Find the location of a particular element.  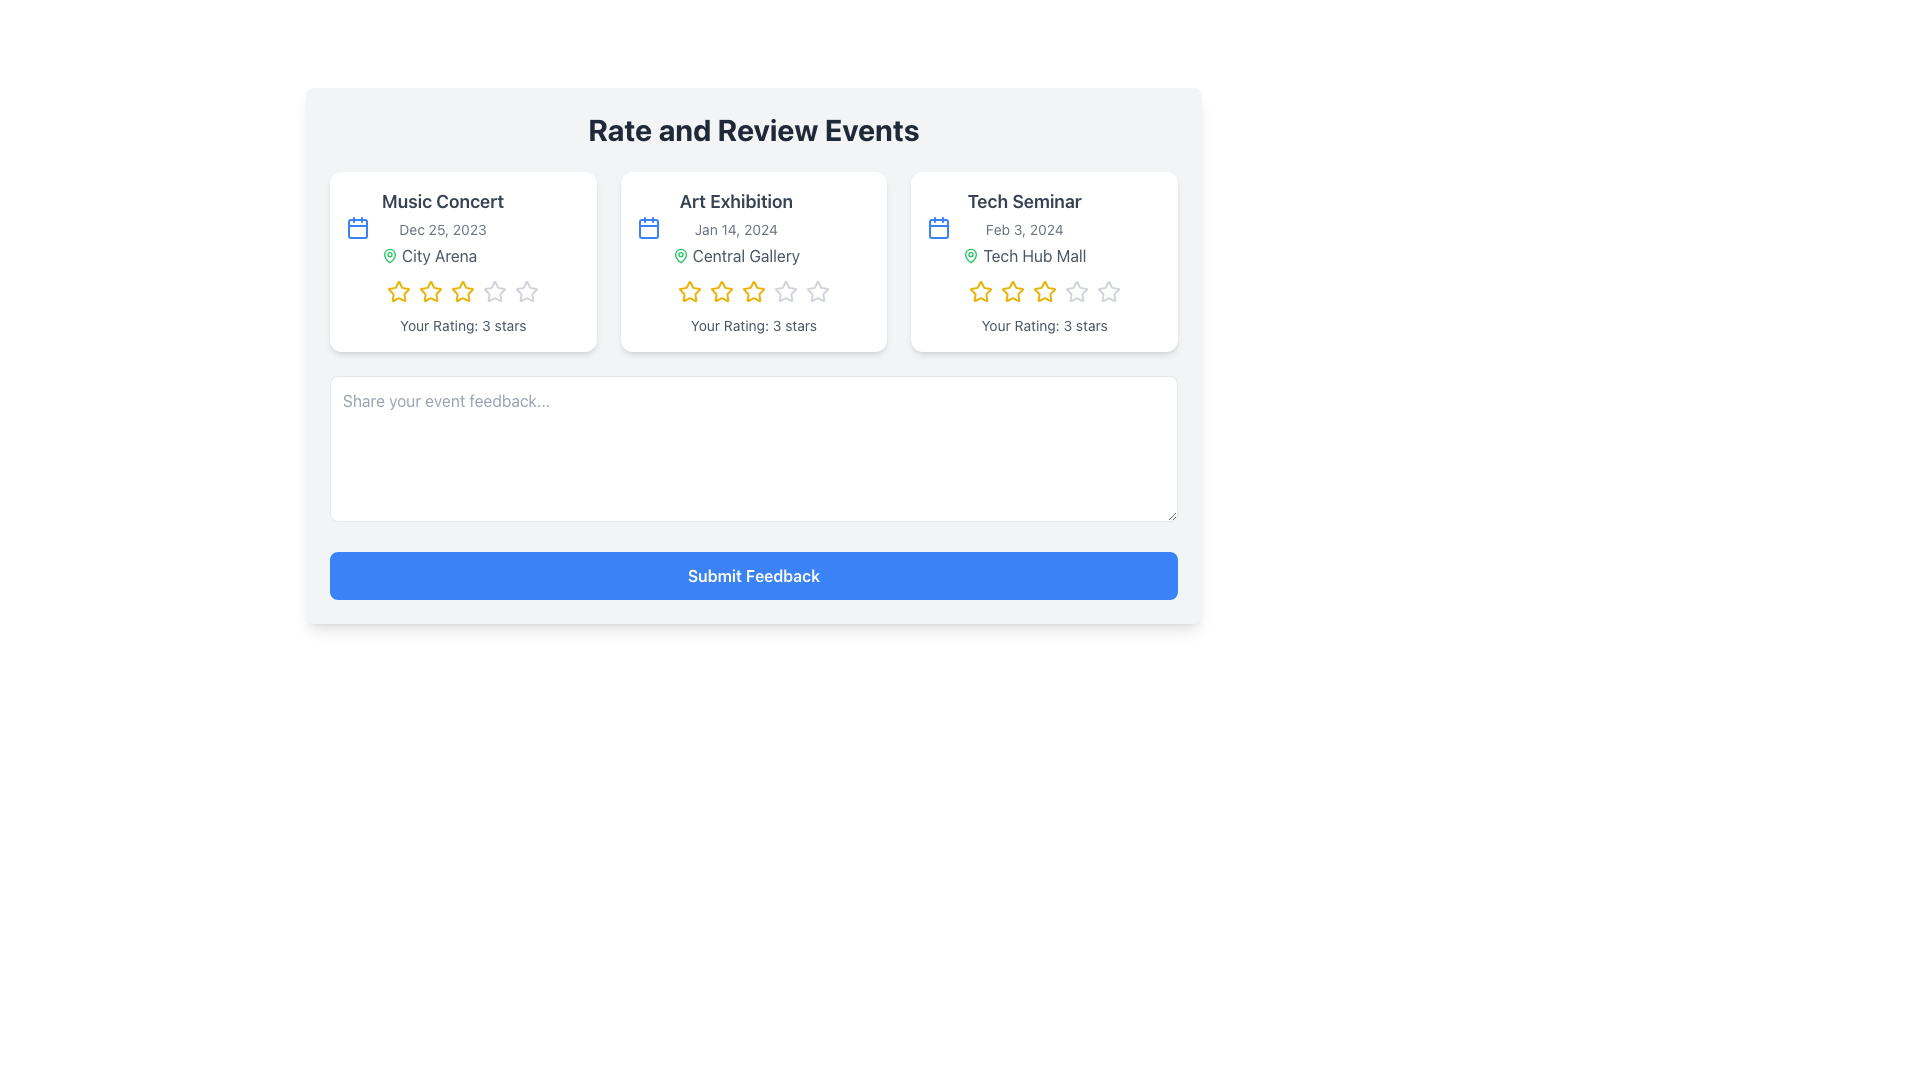

the blue calendar icon located within the 'Music Concert' card, positioned to the left of the event date 'Dec 25, 2023' is located at coordinates (358, 226).